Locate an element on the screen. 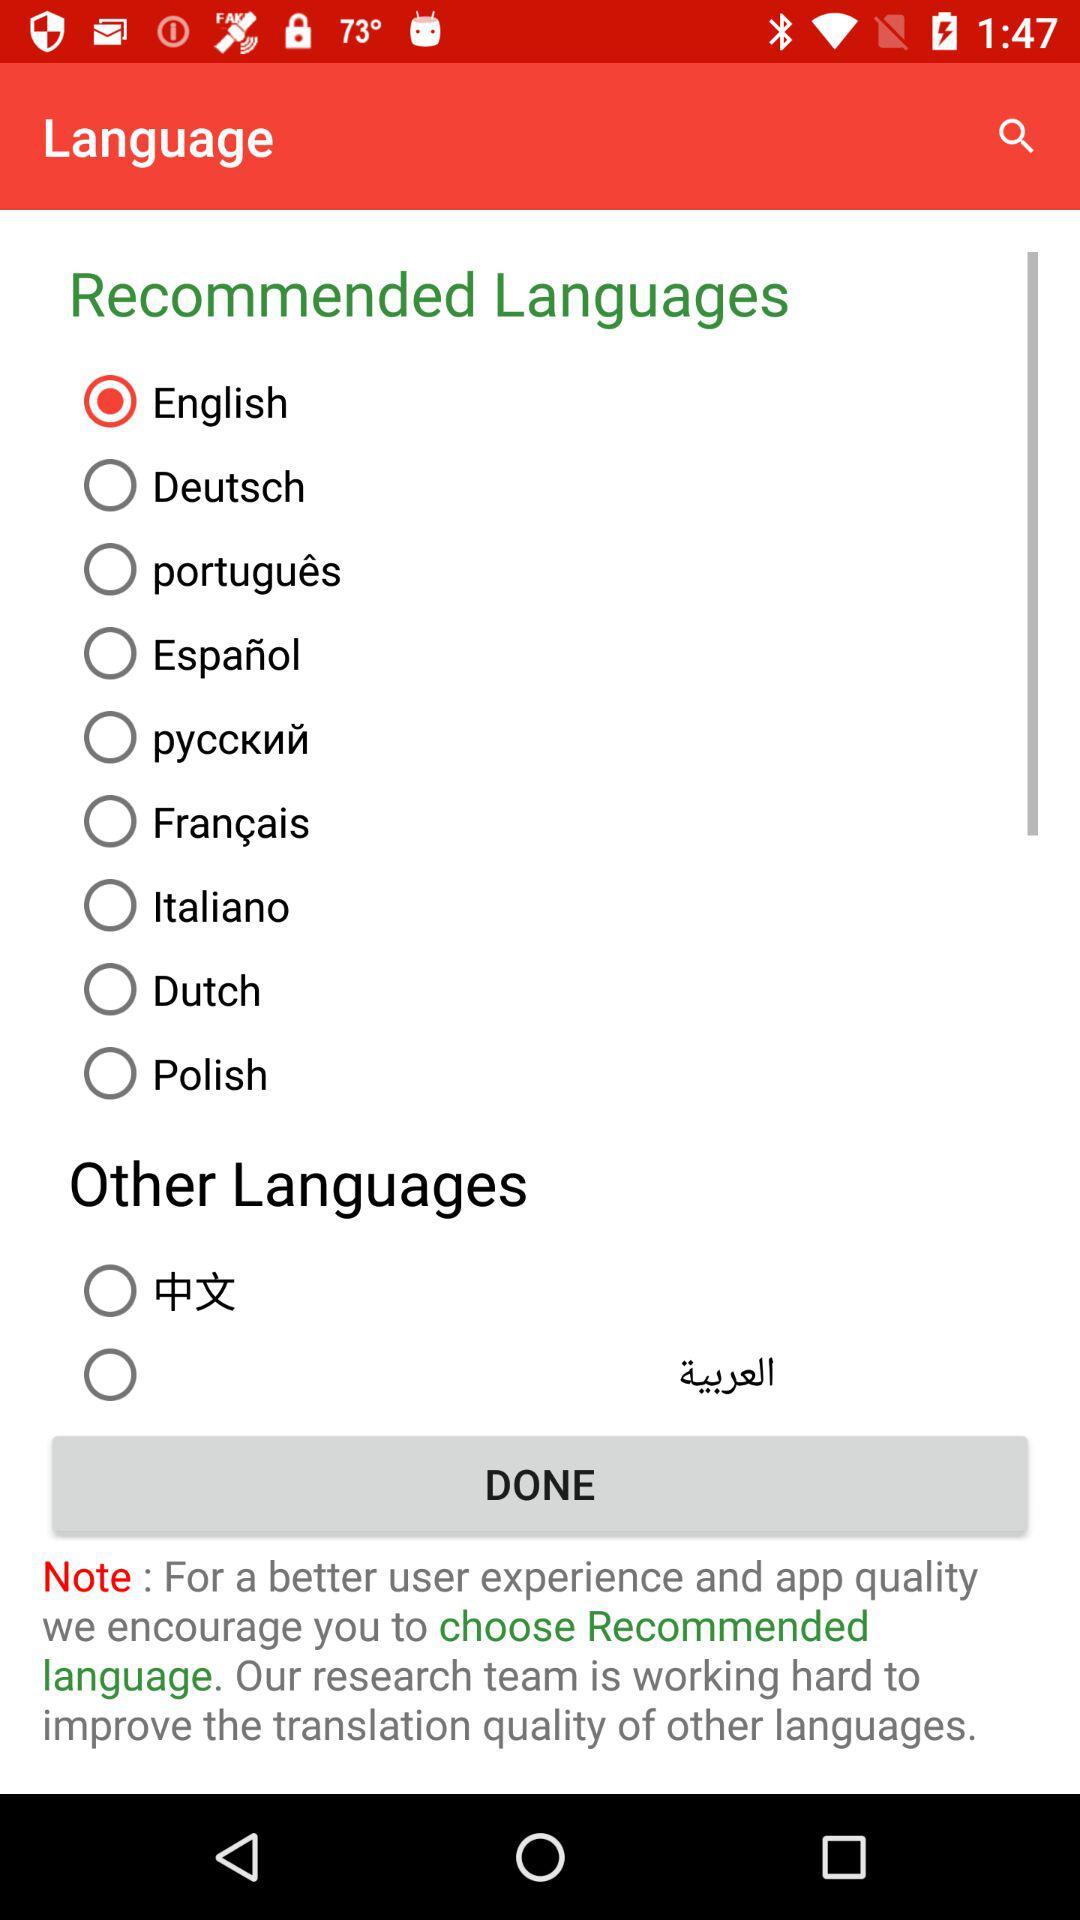 The height and width of the screenshot is (1920, 1080). the done item is located at coordinates (540, 1483).